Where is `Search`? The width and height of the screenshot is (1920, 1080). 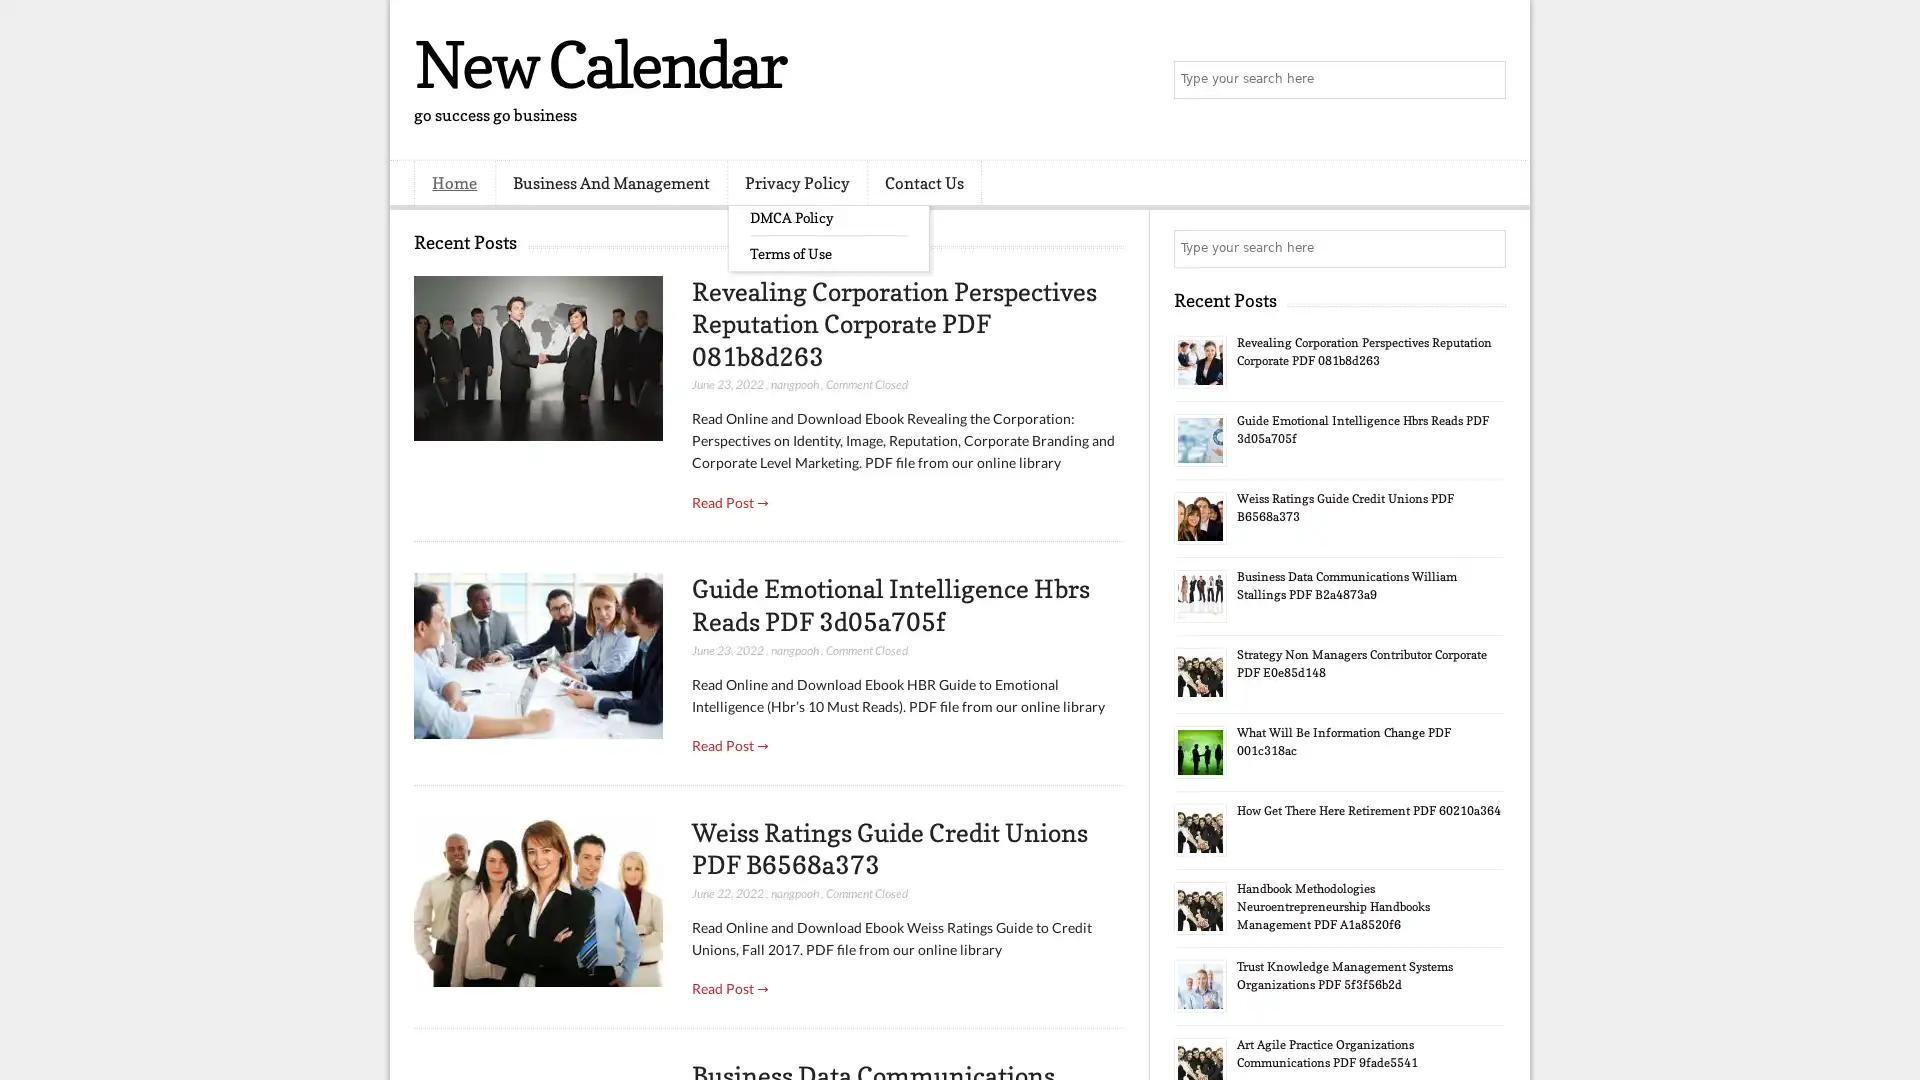
Search is located at coordinates (1485, 80).